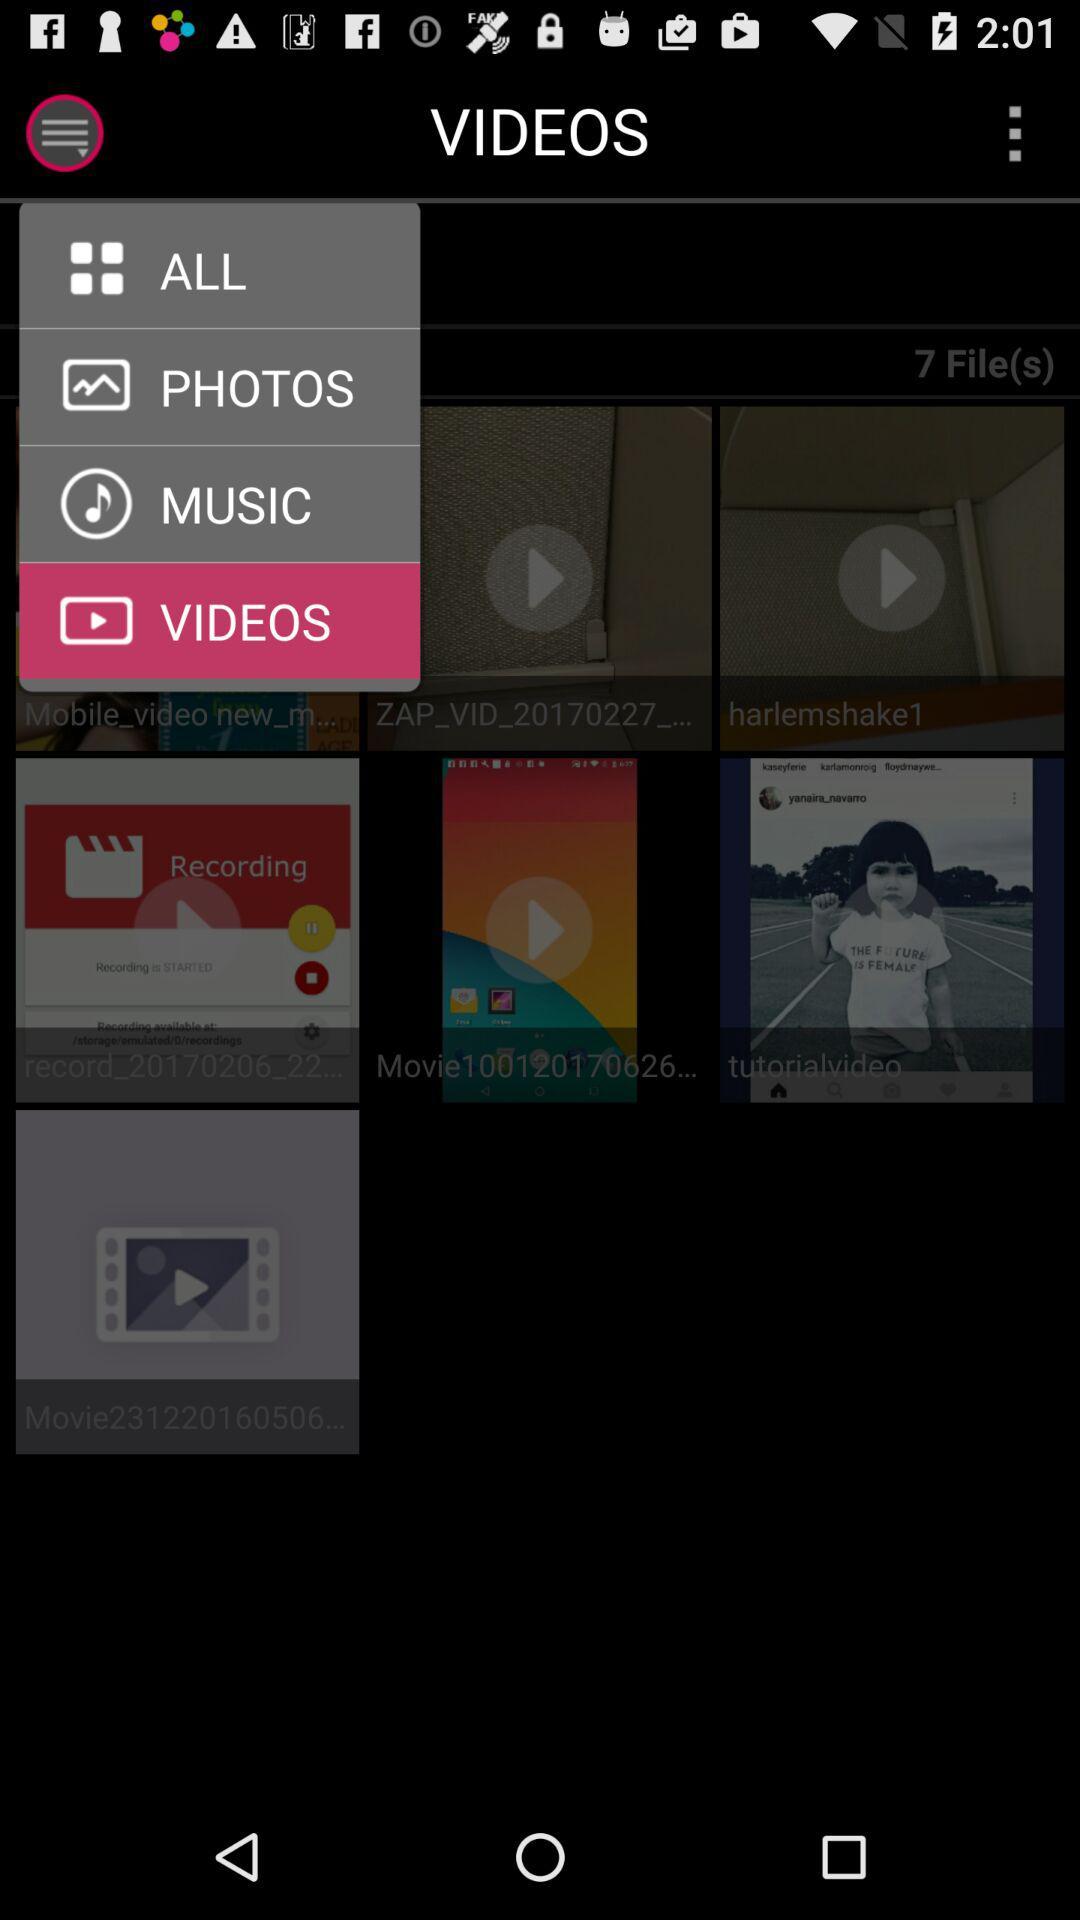 The height and width of the screenshot is (1920, 1080). What do you see at coordinates (231, 265) in the screenshot?
I see `shows all button` at bounding box center [231, 265].